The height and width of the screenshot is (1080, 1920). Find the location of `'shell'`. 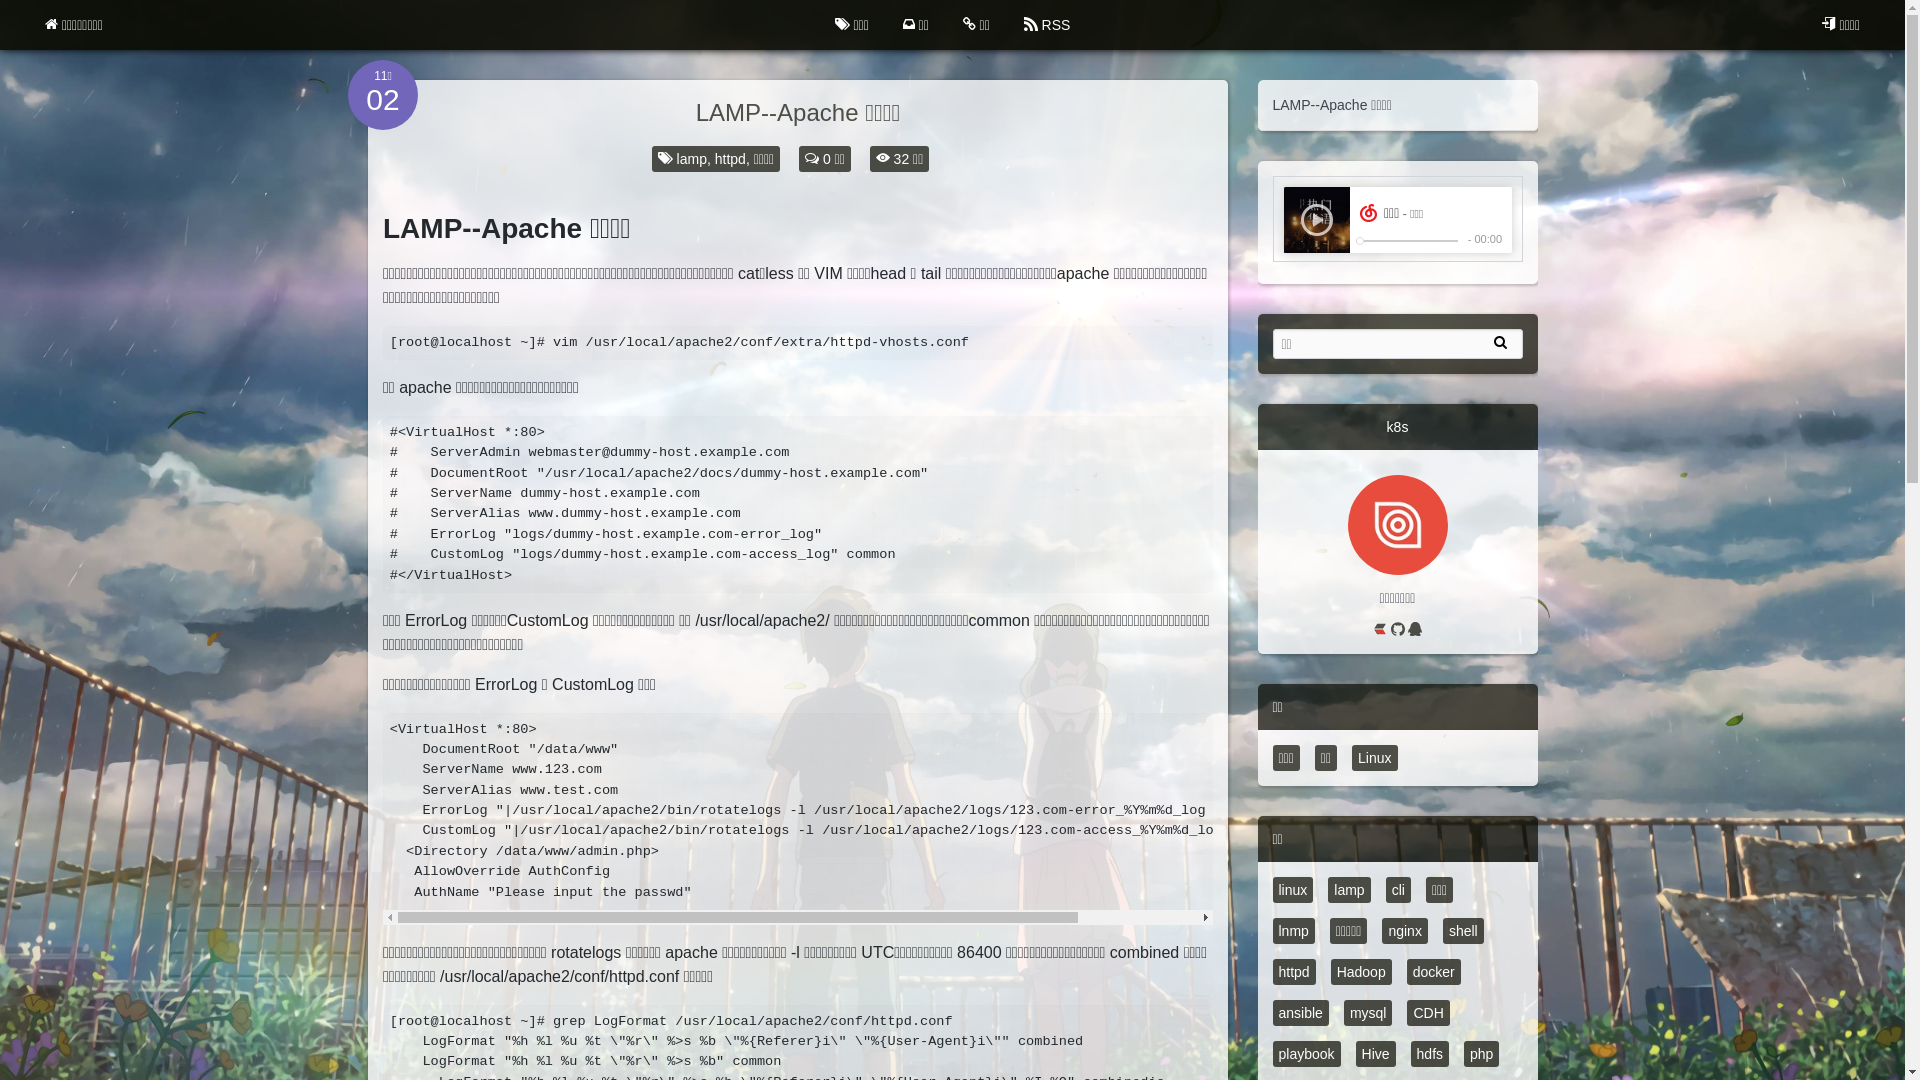

'shell' is located at coordinates (1443, 930).